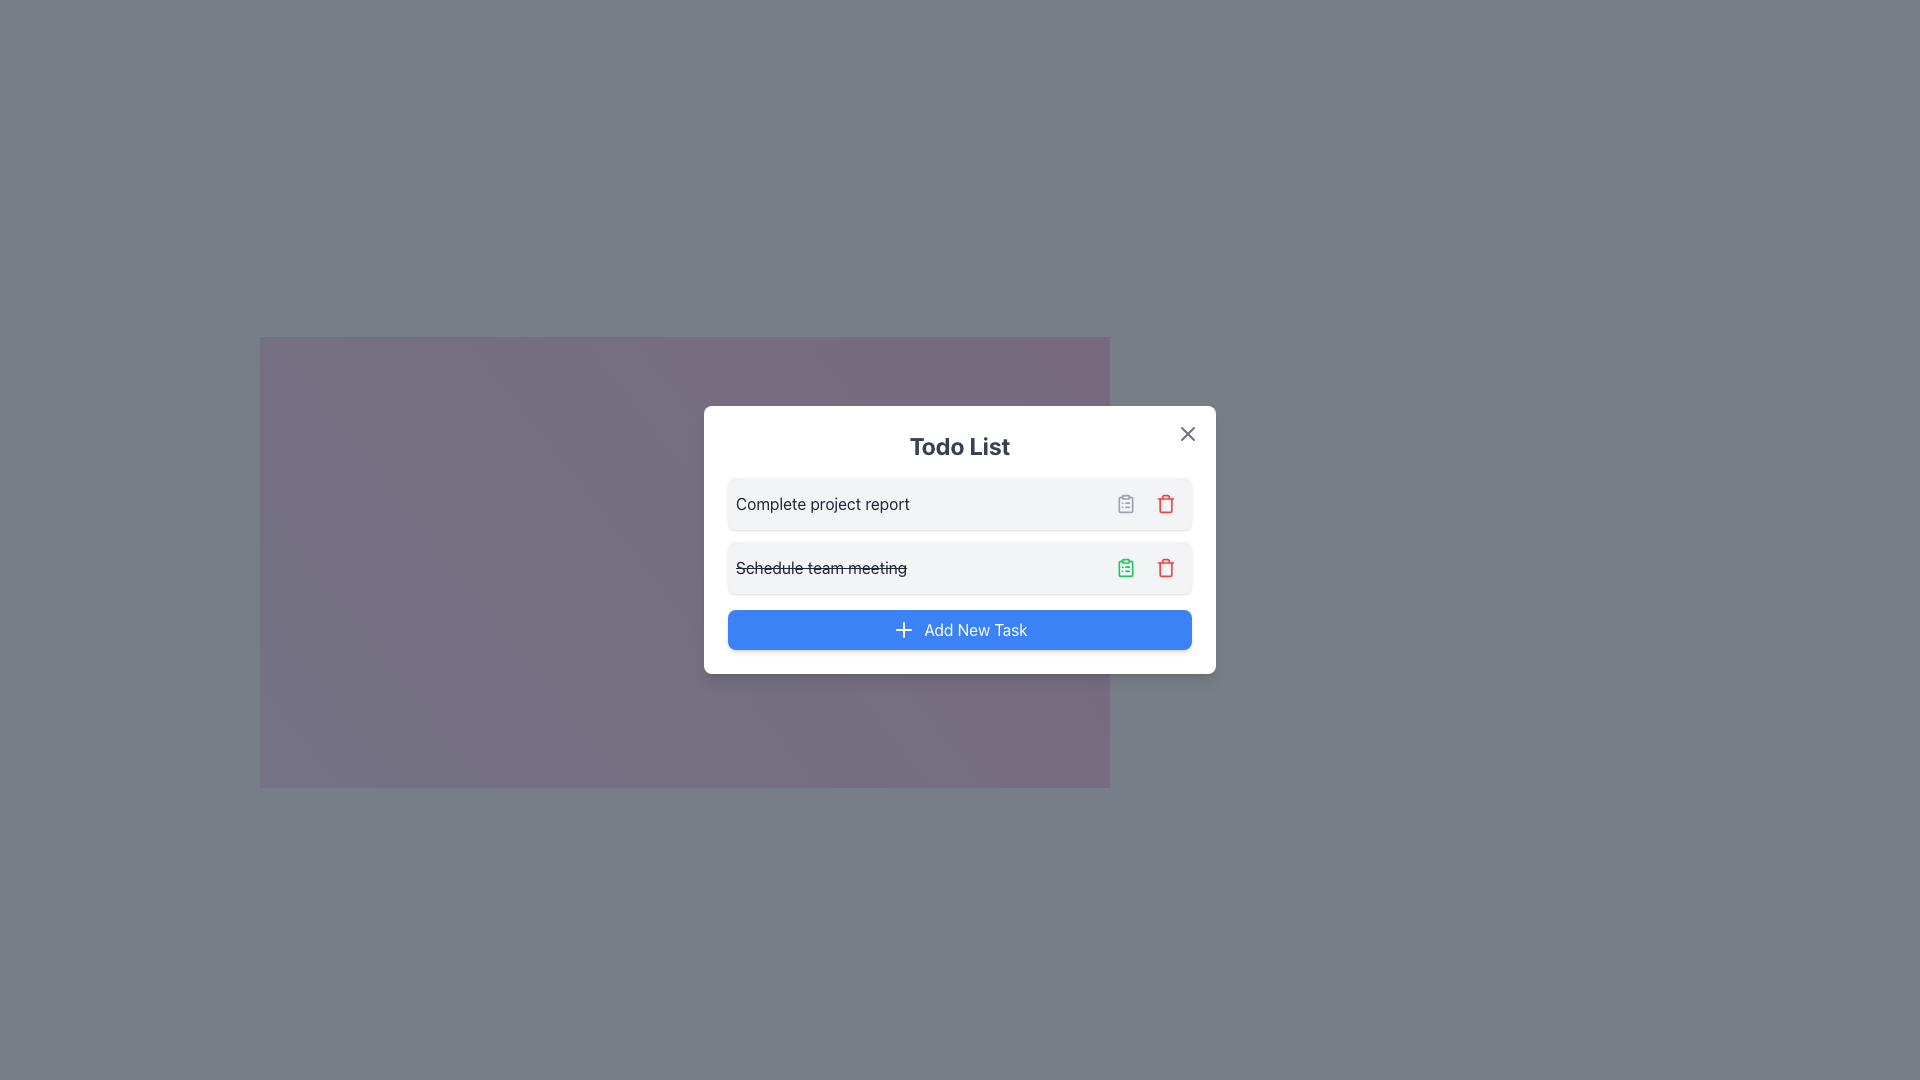 This screenshot has height=1080, width=1920. Describe the element at coordinates (821, 567) in the screenshot. I see `the completed task text displaying 'Schedule team meeting' in gray, which is marked with a line across it, located in the 'Todo List' interface` at that location.